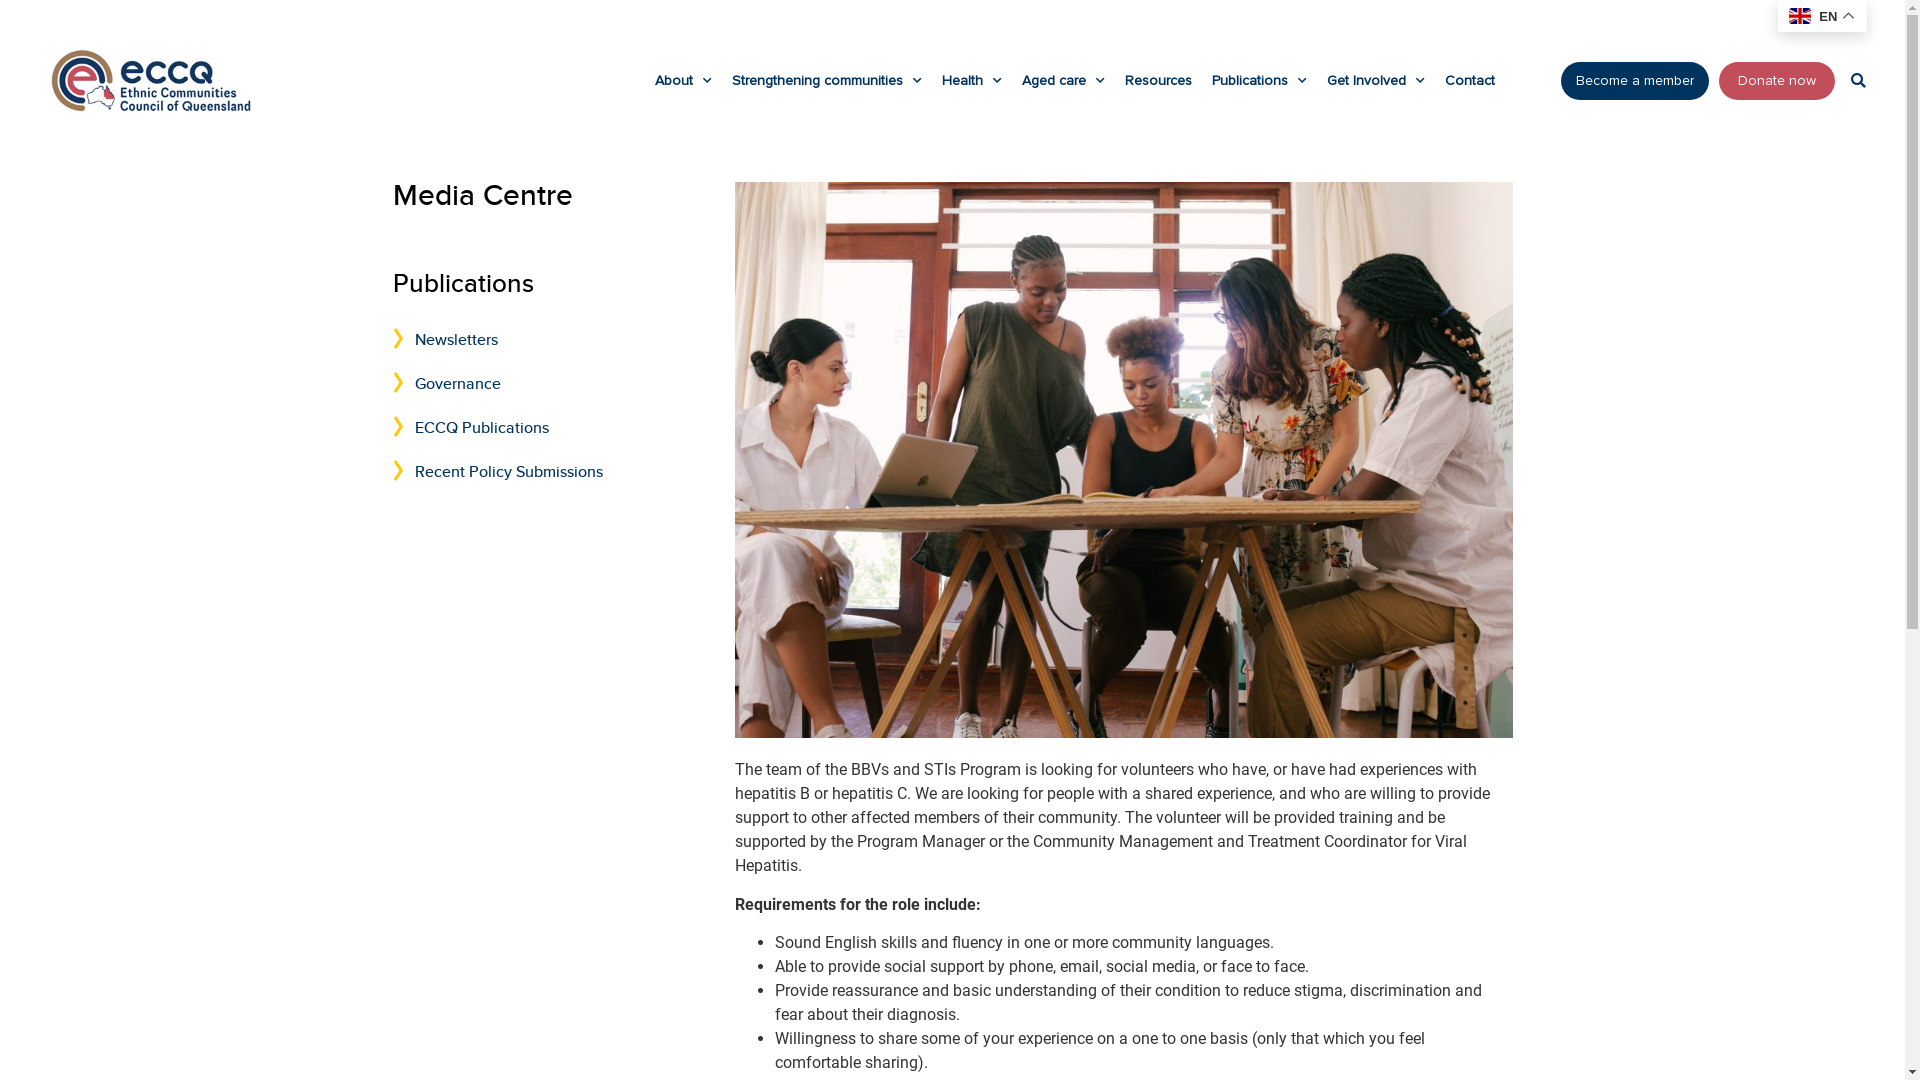 The height and width of the screenshot is (1080, 1920). What do you see at coordinates (1635, 80) in the screenshot?
I see `'Become a member'` at bounding box center [1635, 80].